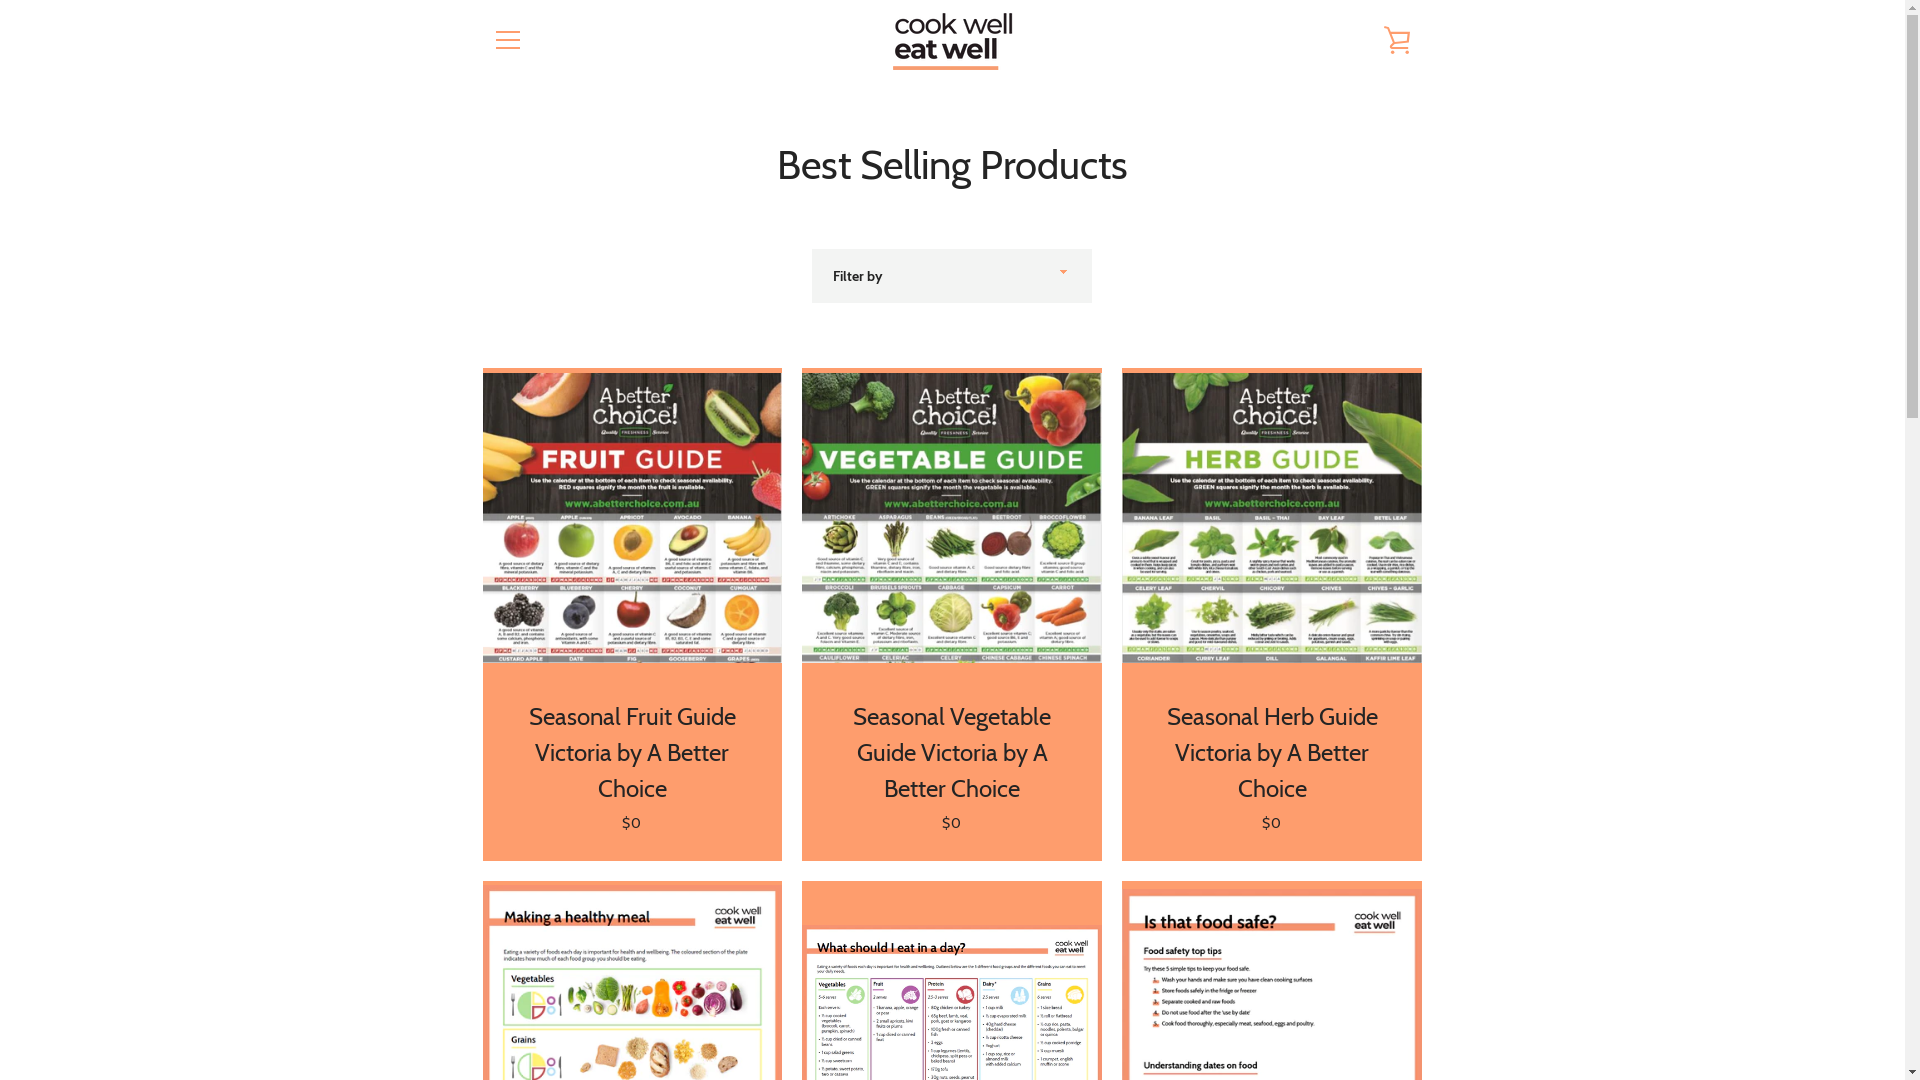  Describe the element at coordinates (0, 0) in the screenshot. I see `'Skip to content'` at that location.